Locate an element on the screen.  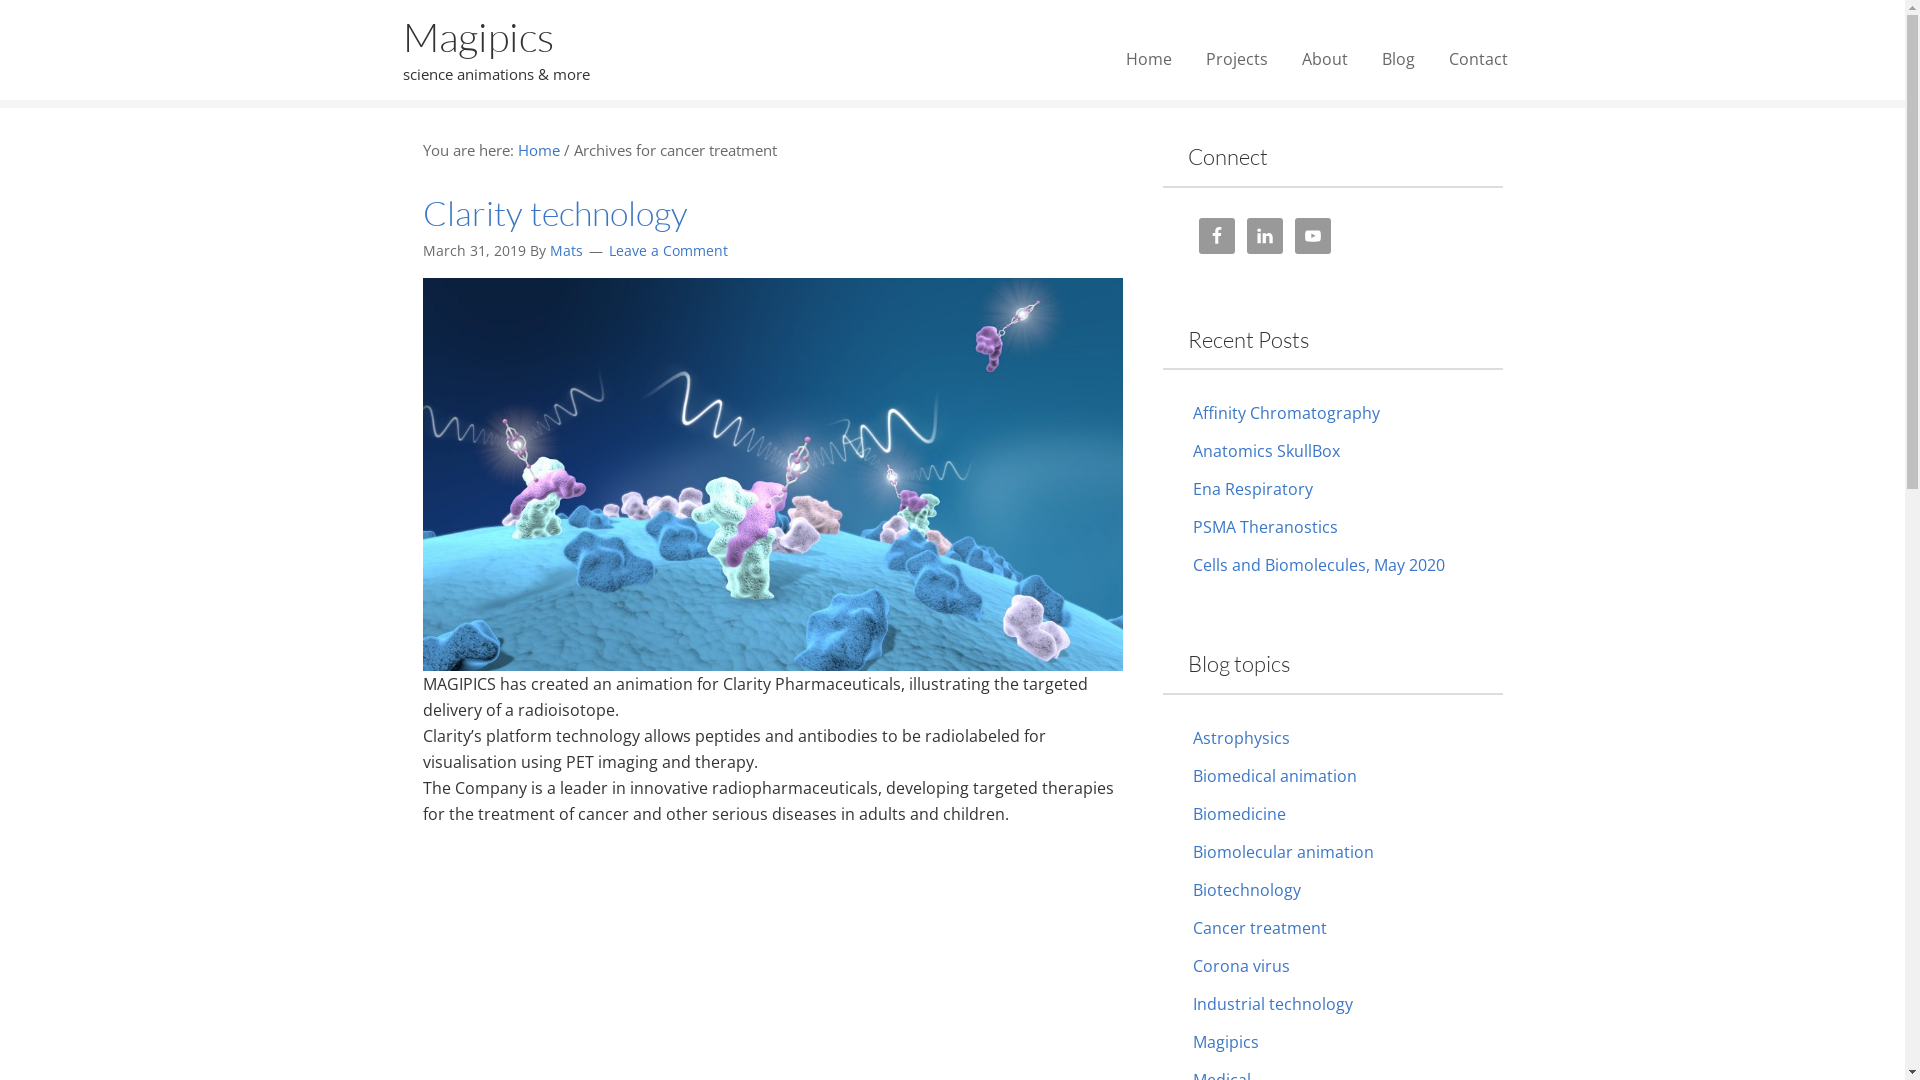
'Biomolecular animation' is located at coordinates (1282, 851).